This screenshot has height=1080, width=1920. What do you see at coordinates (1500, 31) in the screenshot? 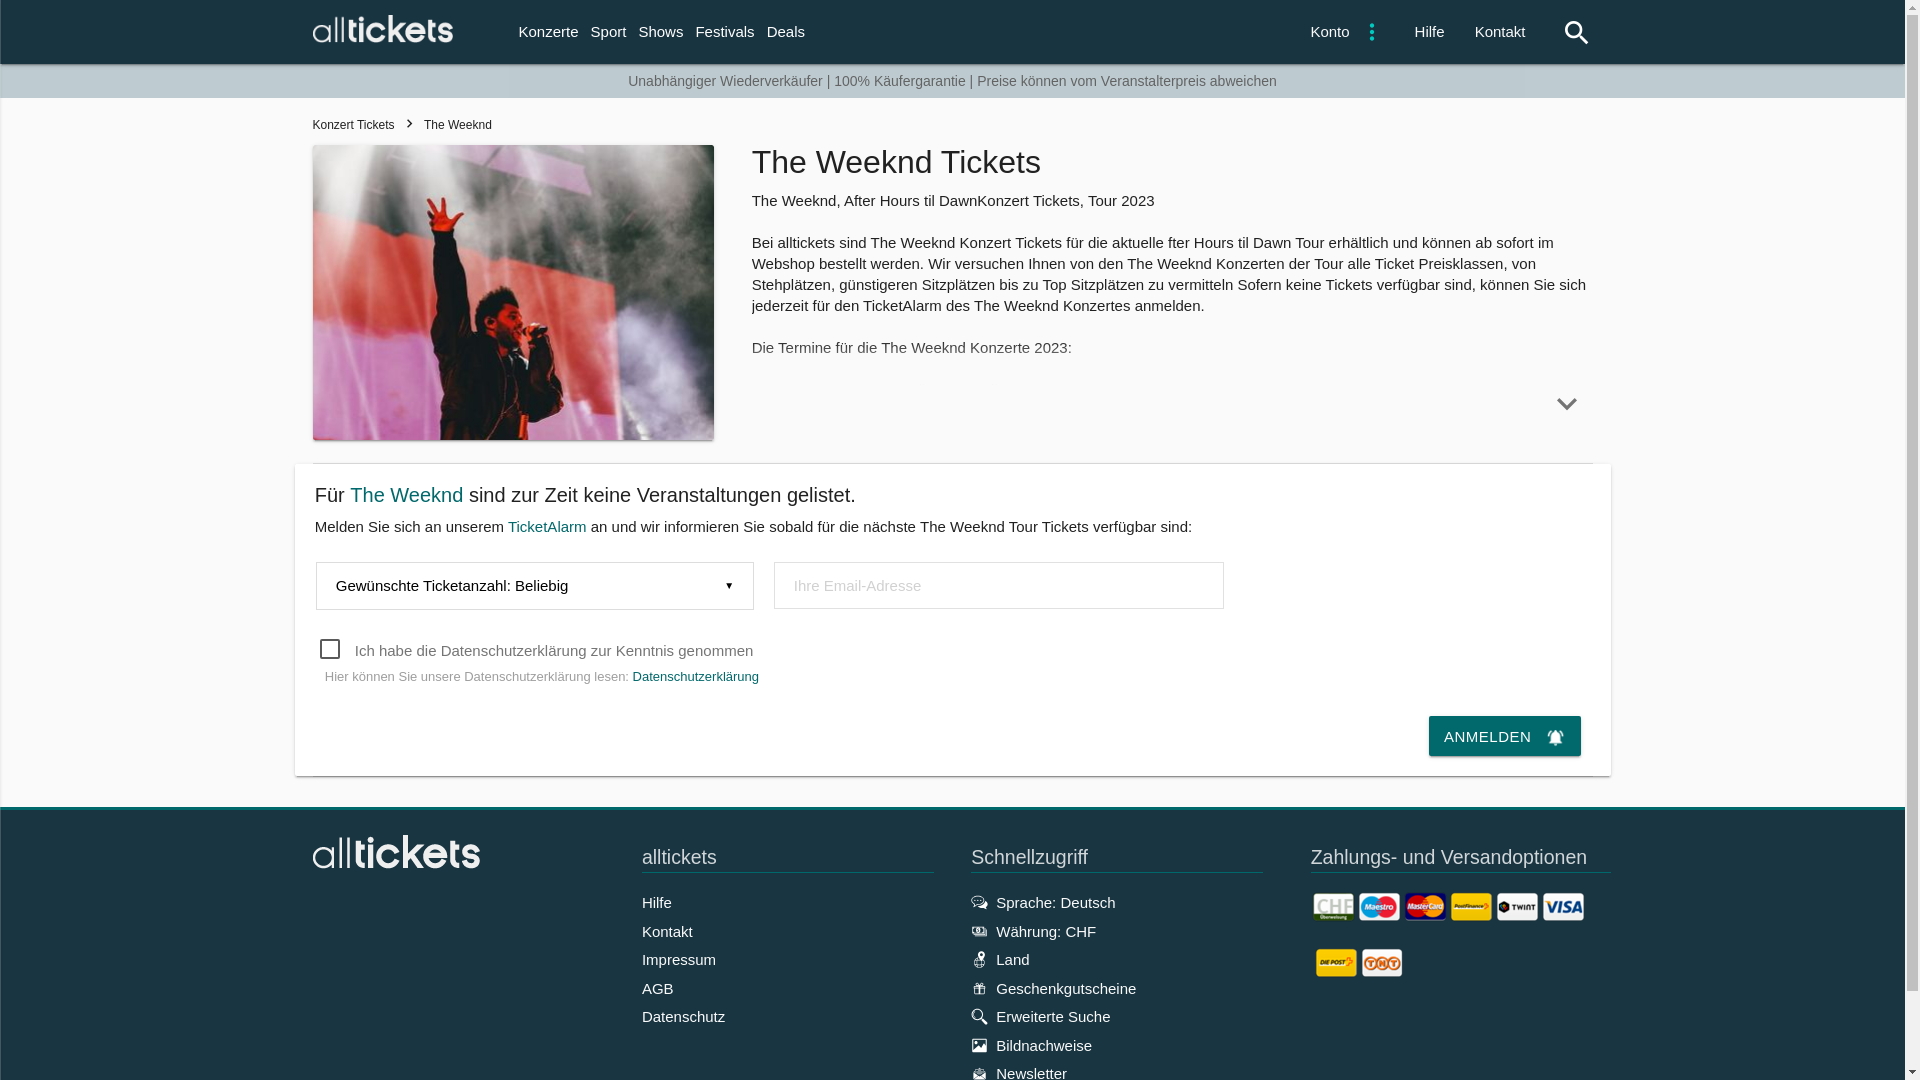
I see `'Kontakt'` at bounding box center [1500, 31].